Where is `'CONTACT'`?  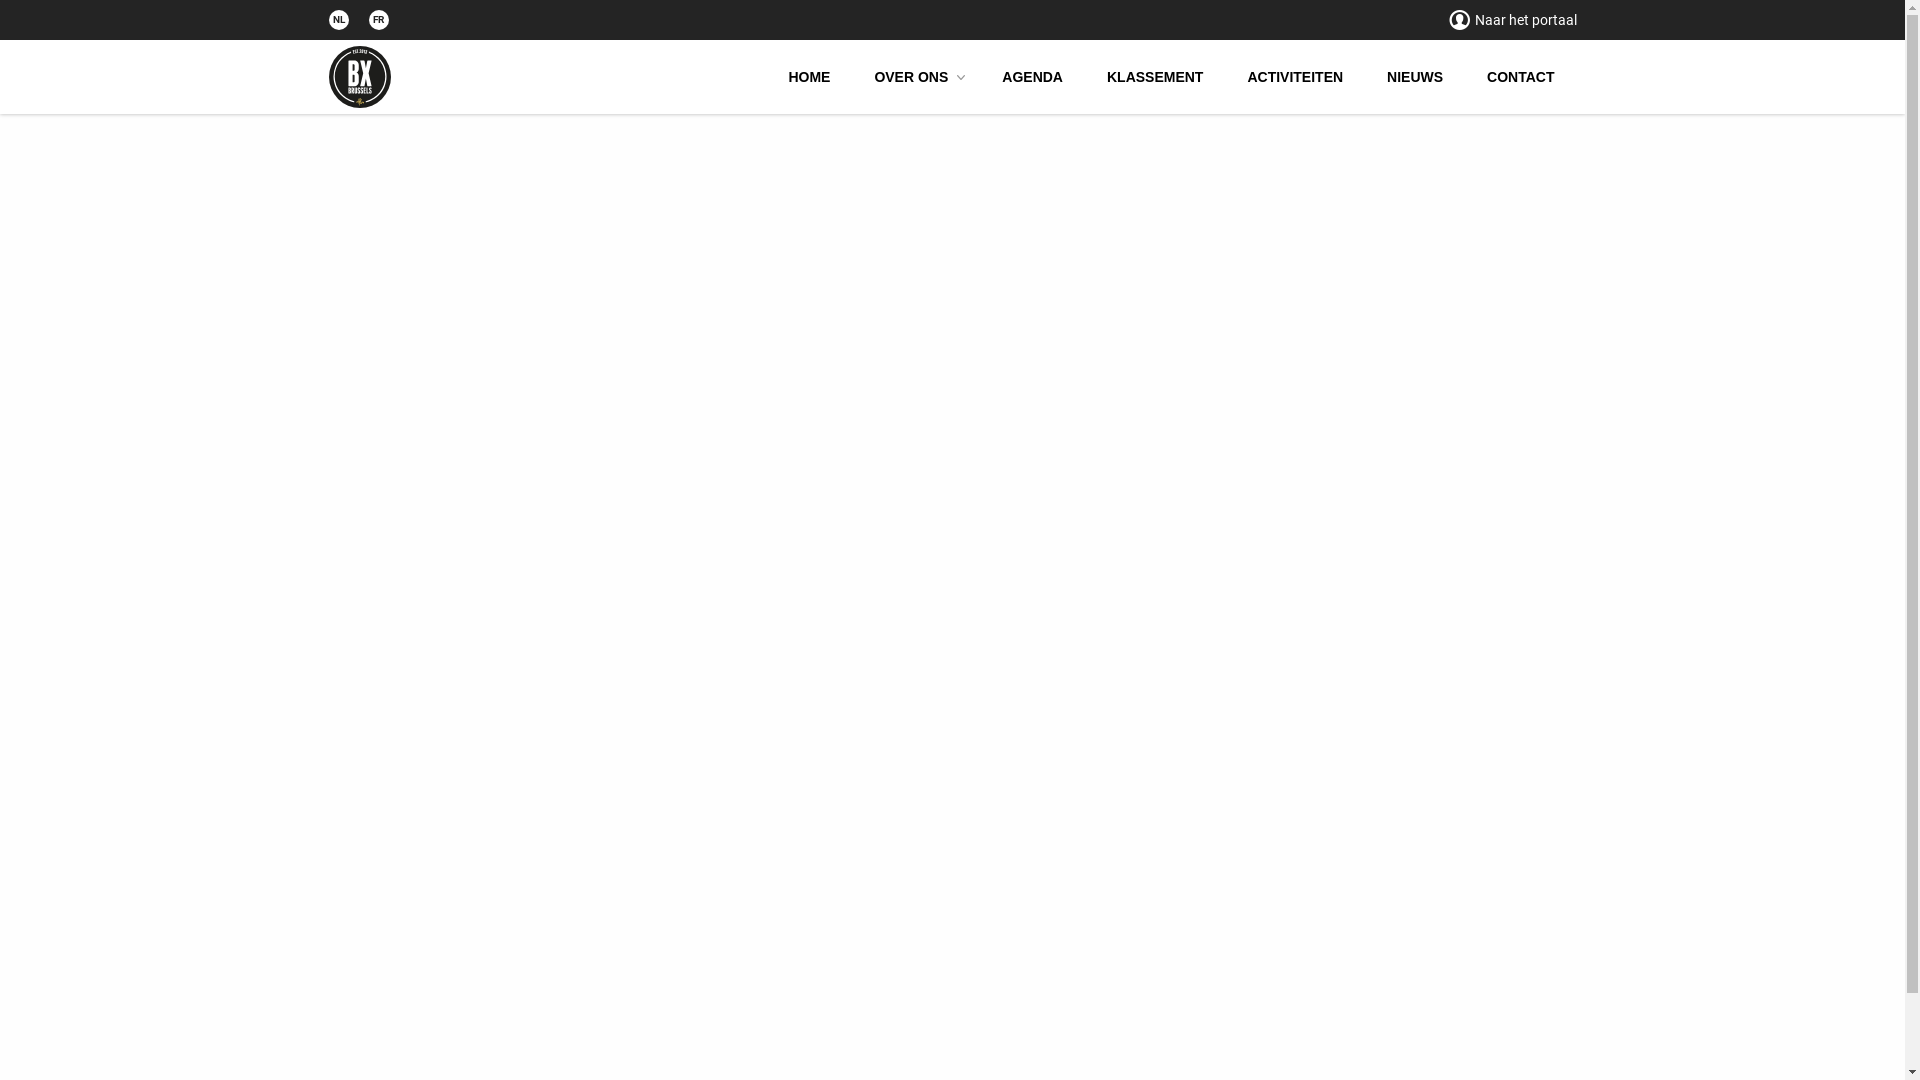
'CONTACT' is located at coordinates (1520, 76).